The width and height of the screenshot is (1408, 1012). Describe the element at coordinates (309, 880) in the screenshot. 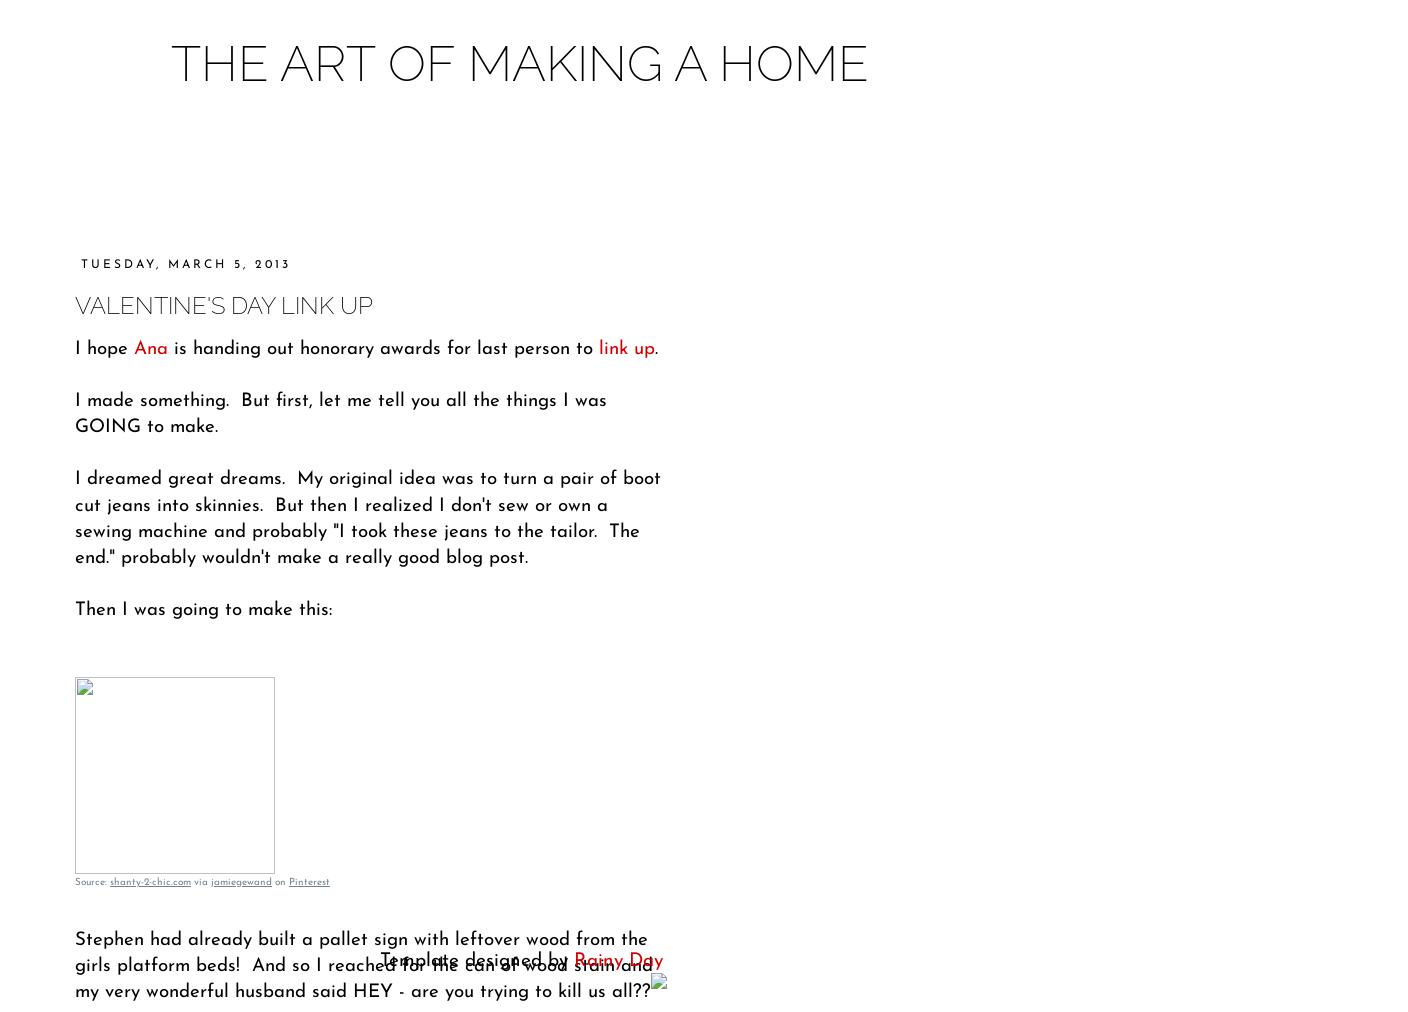

I see `'Pinterest'` at that location.